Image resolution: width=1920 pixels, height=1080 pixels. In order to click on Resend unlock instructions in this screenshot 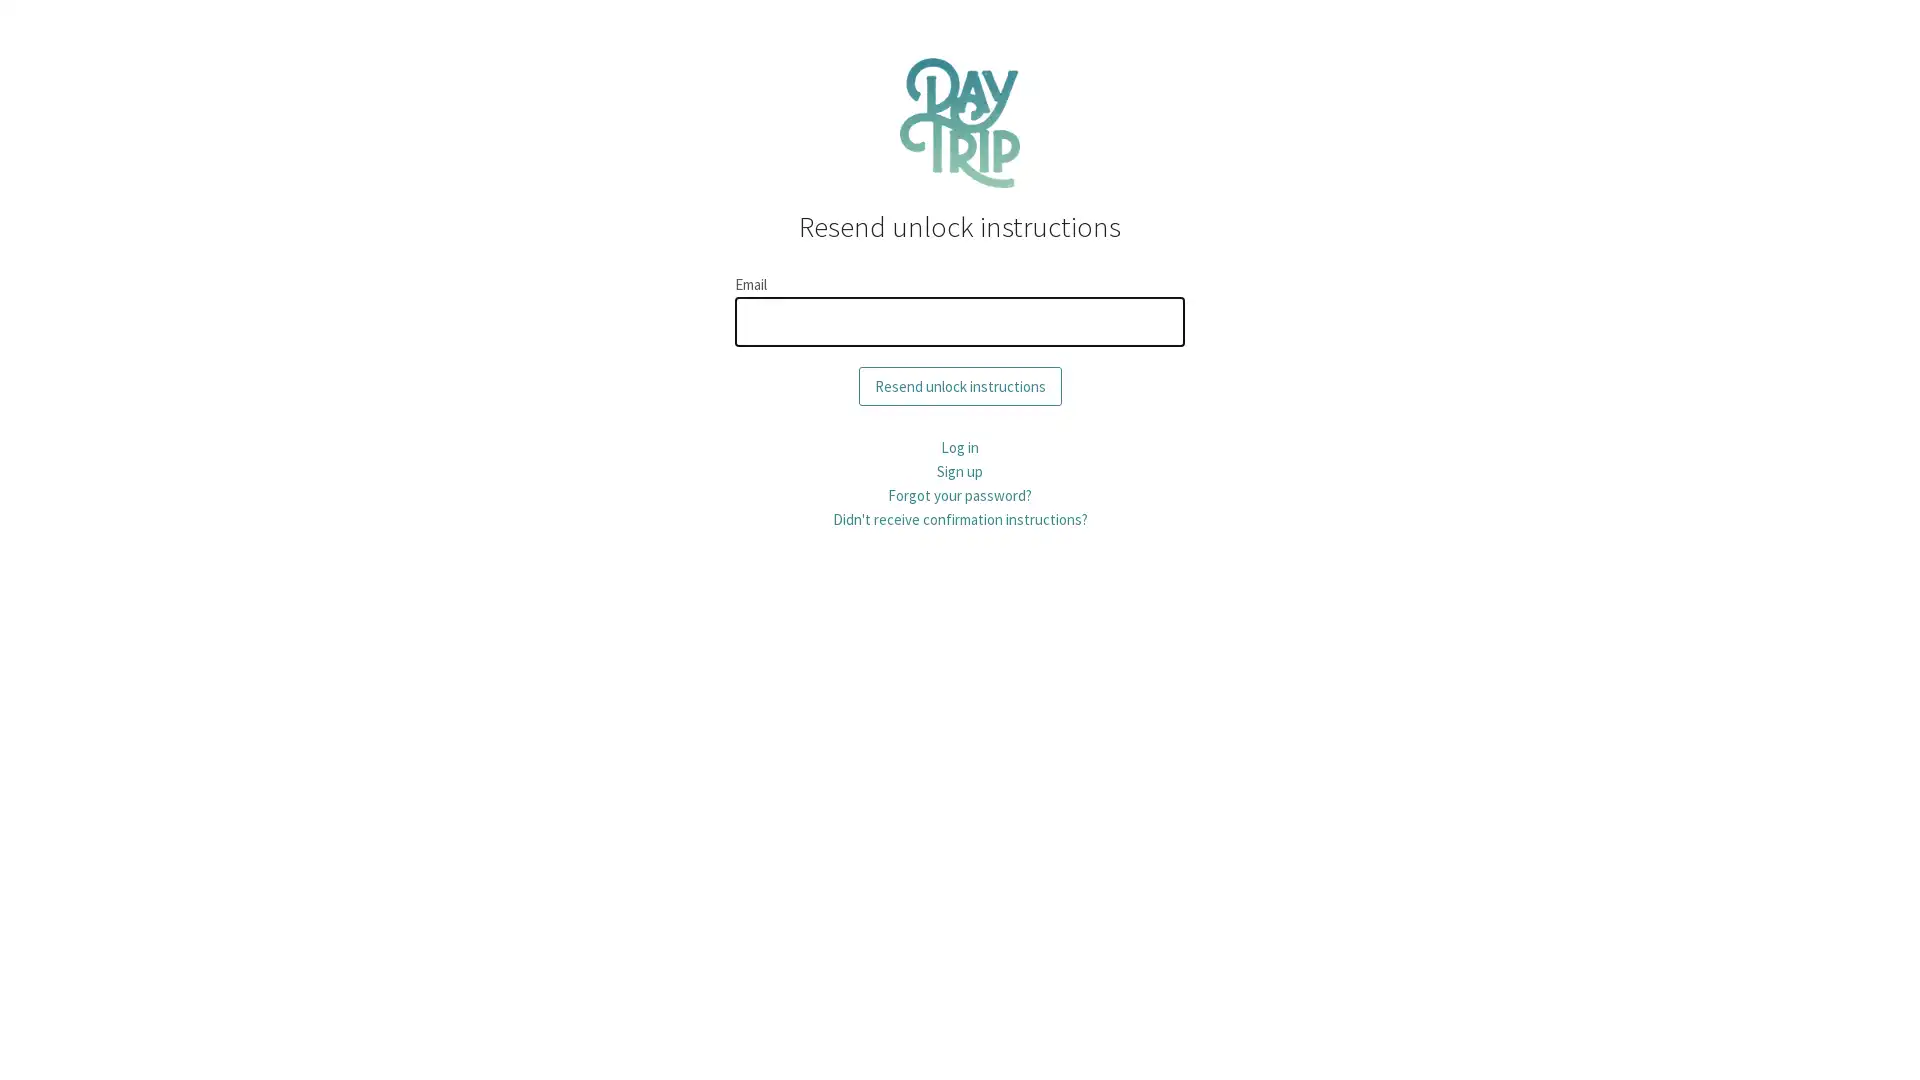, I will do `click(958, 385)`.